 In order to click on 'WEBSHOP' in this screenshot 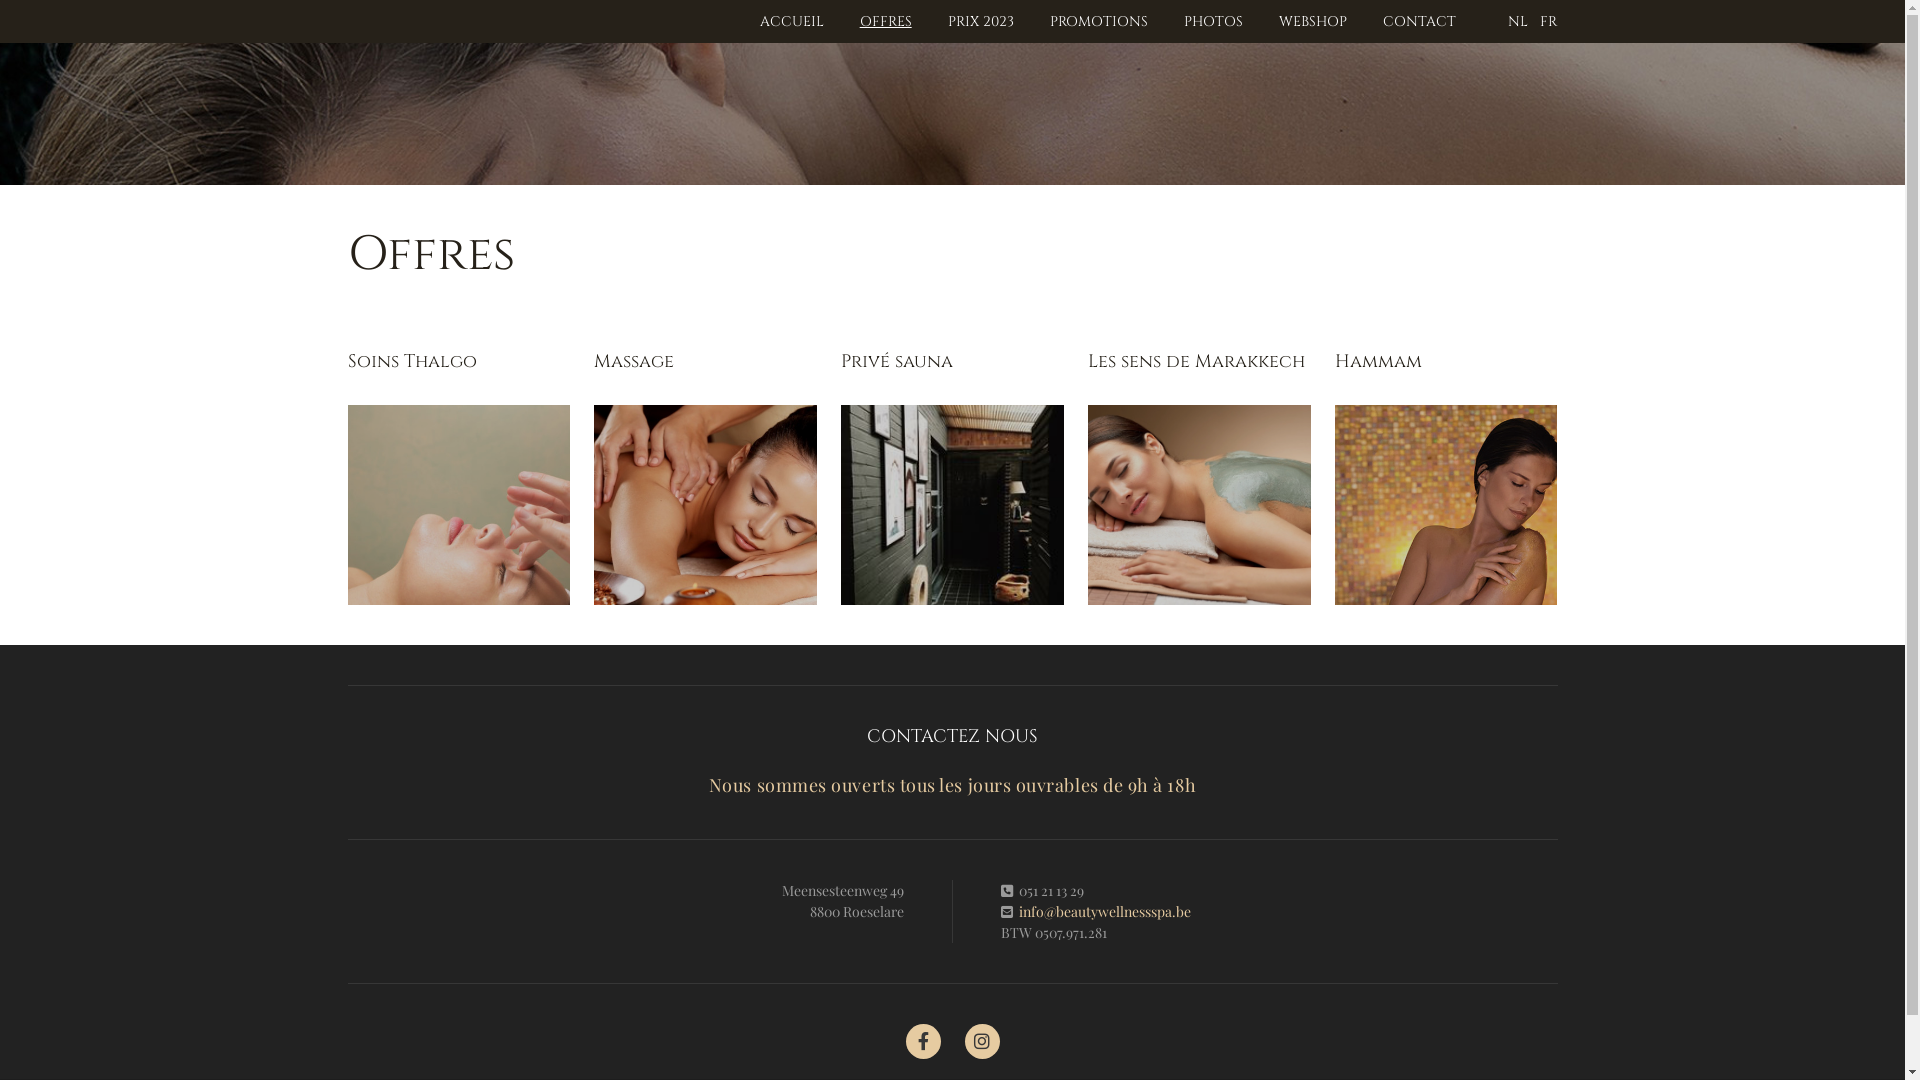, I will do `click(1277, 21)`.